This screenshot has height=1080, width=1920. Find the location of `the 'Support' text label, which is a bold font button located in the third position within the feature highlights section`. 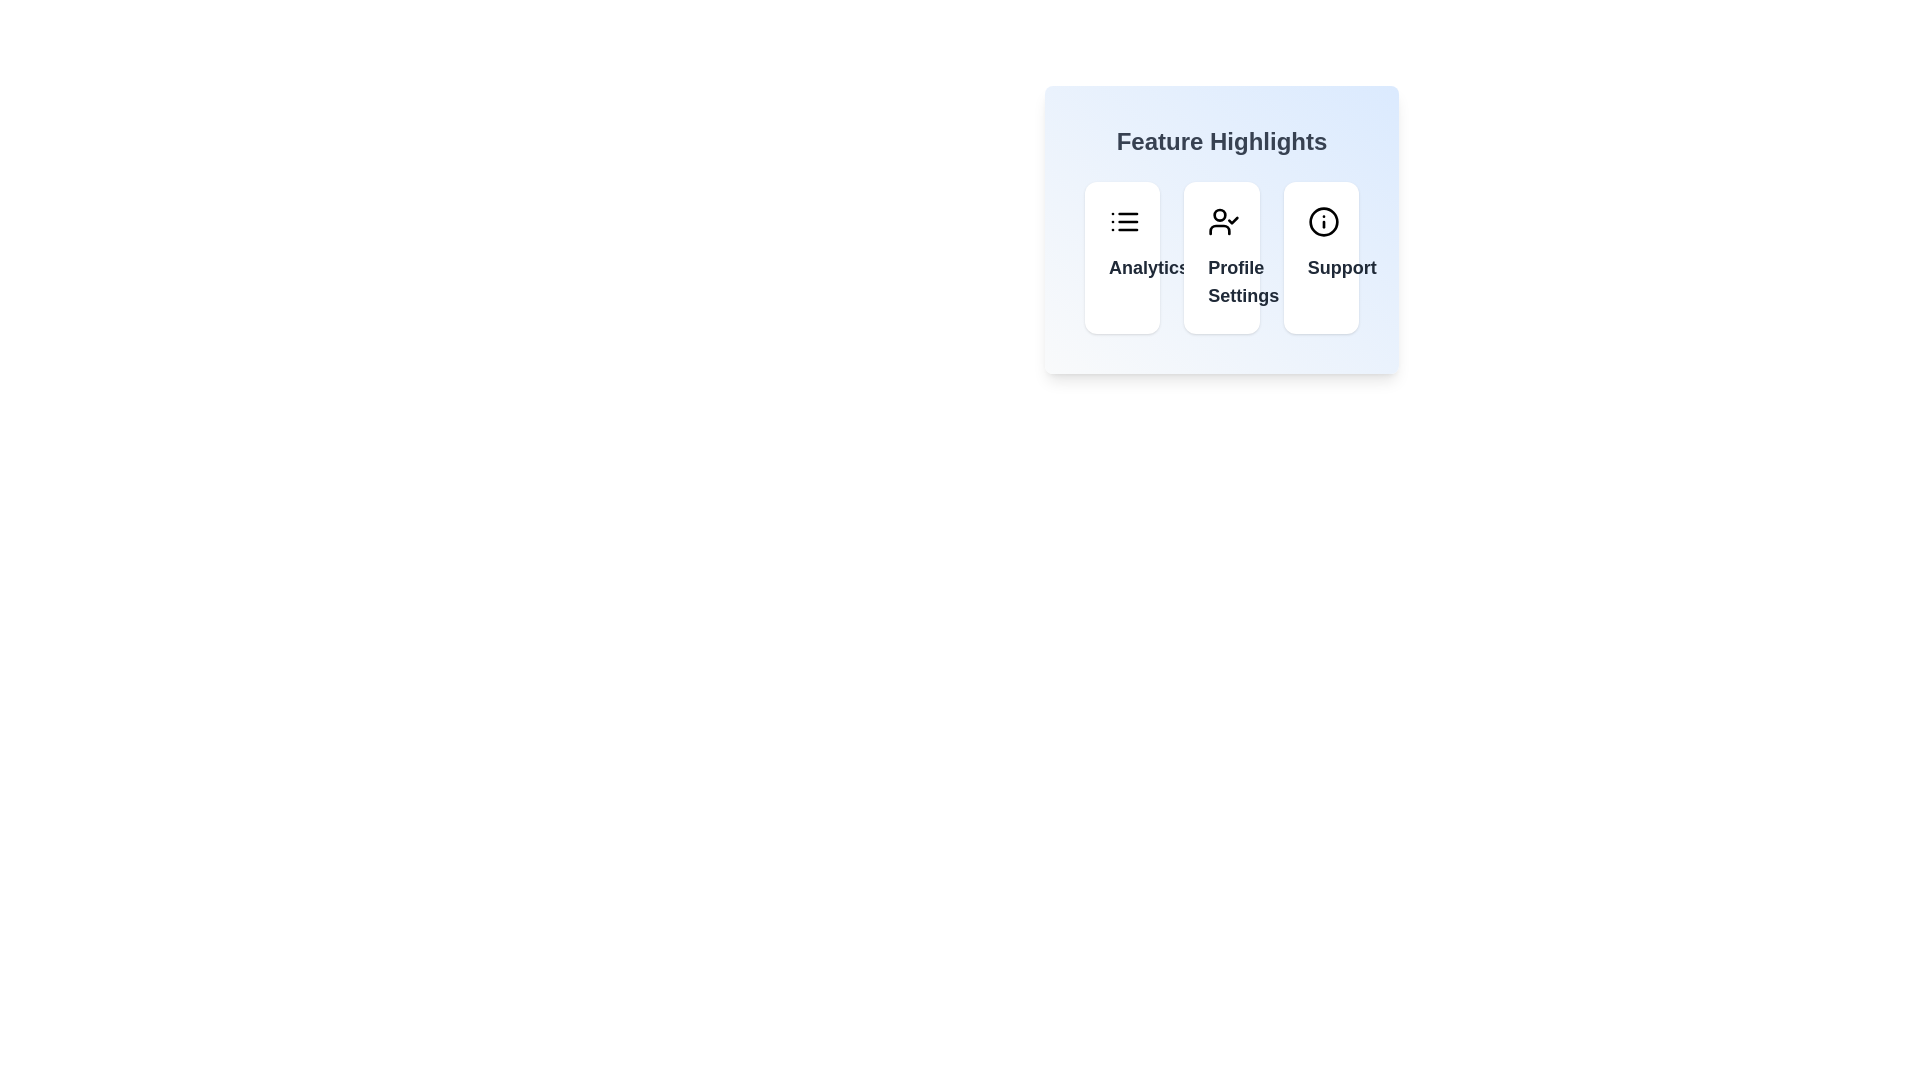

the 'Support' text label, which is a bold font button located in the third position within the feature highlights section is located at coordinates (1320, 266).